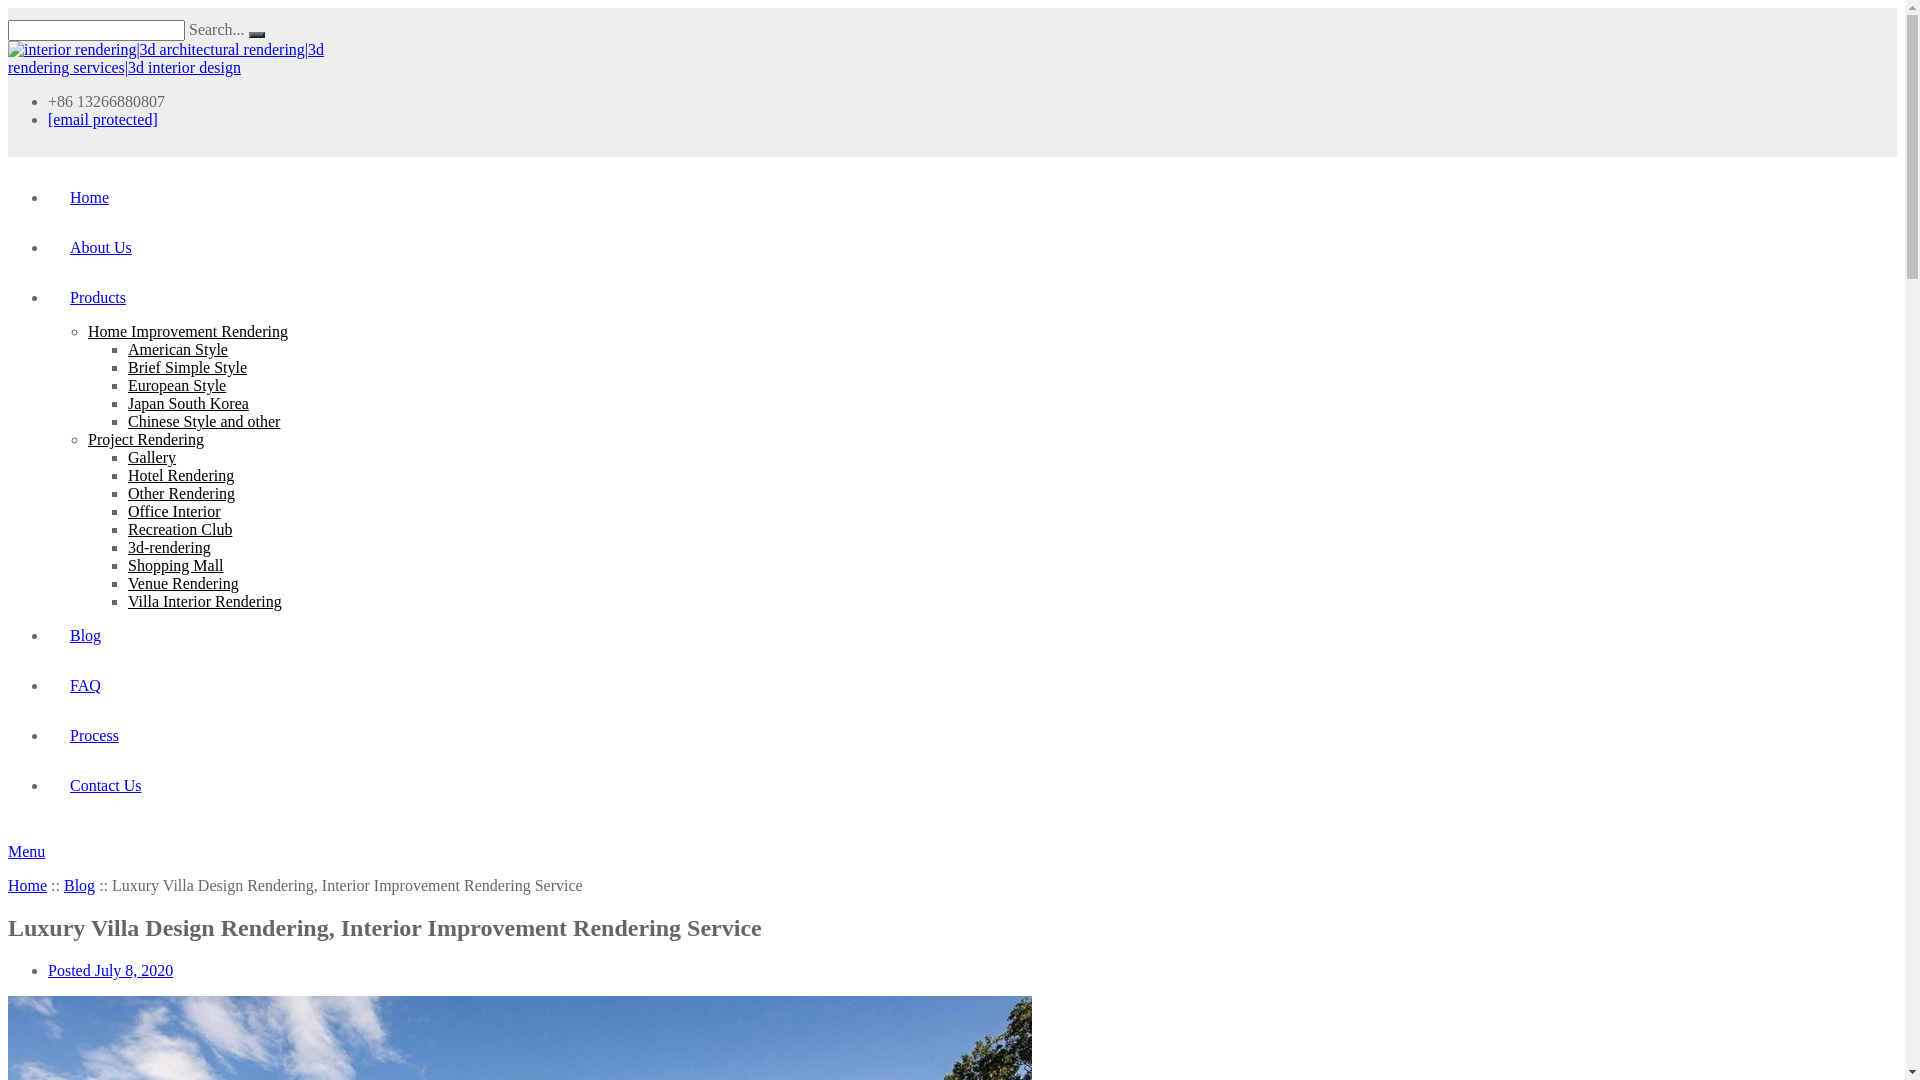 The height and width of the screenshot is (1080, 1920). I want to click on 'Recreation Club', so click(180, 528).